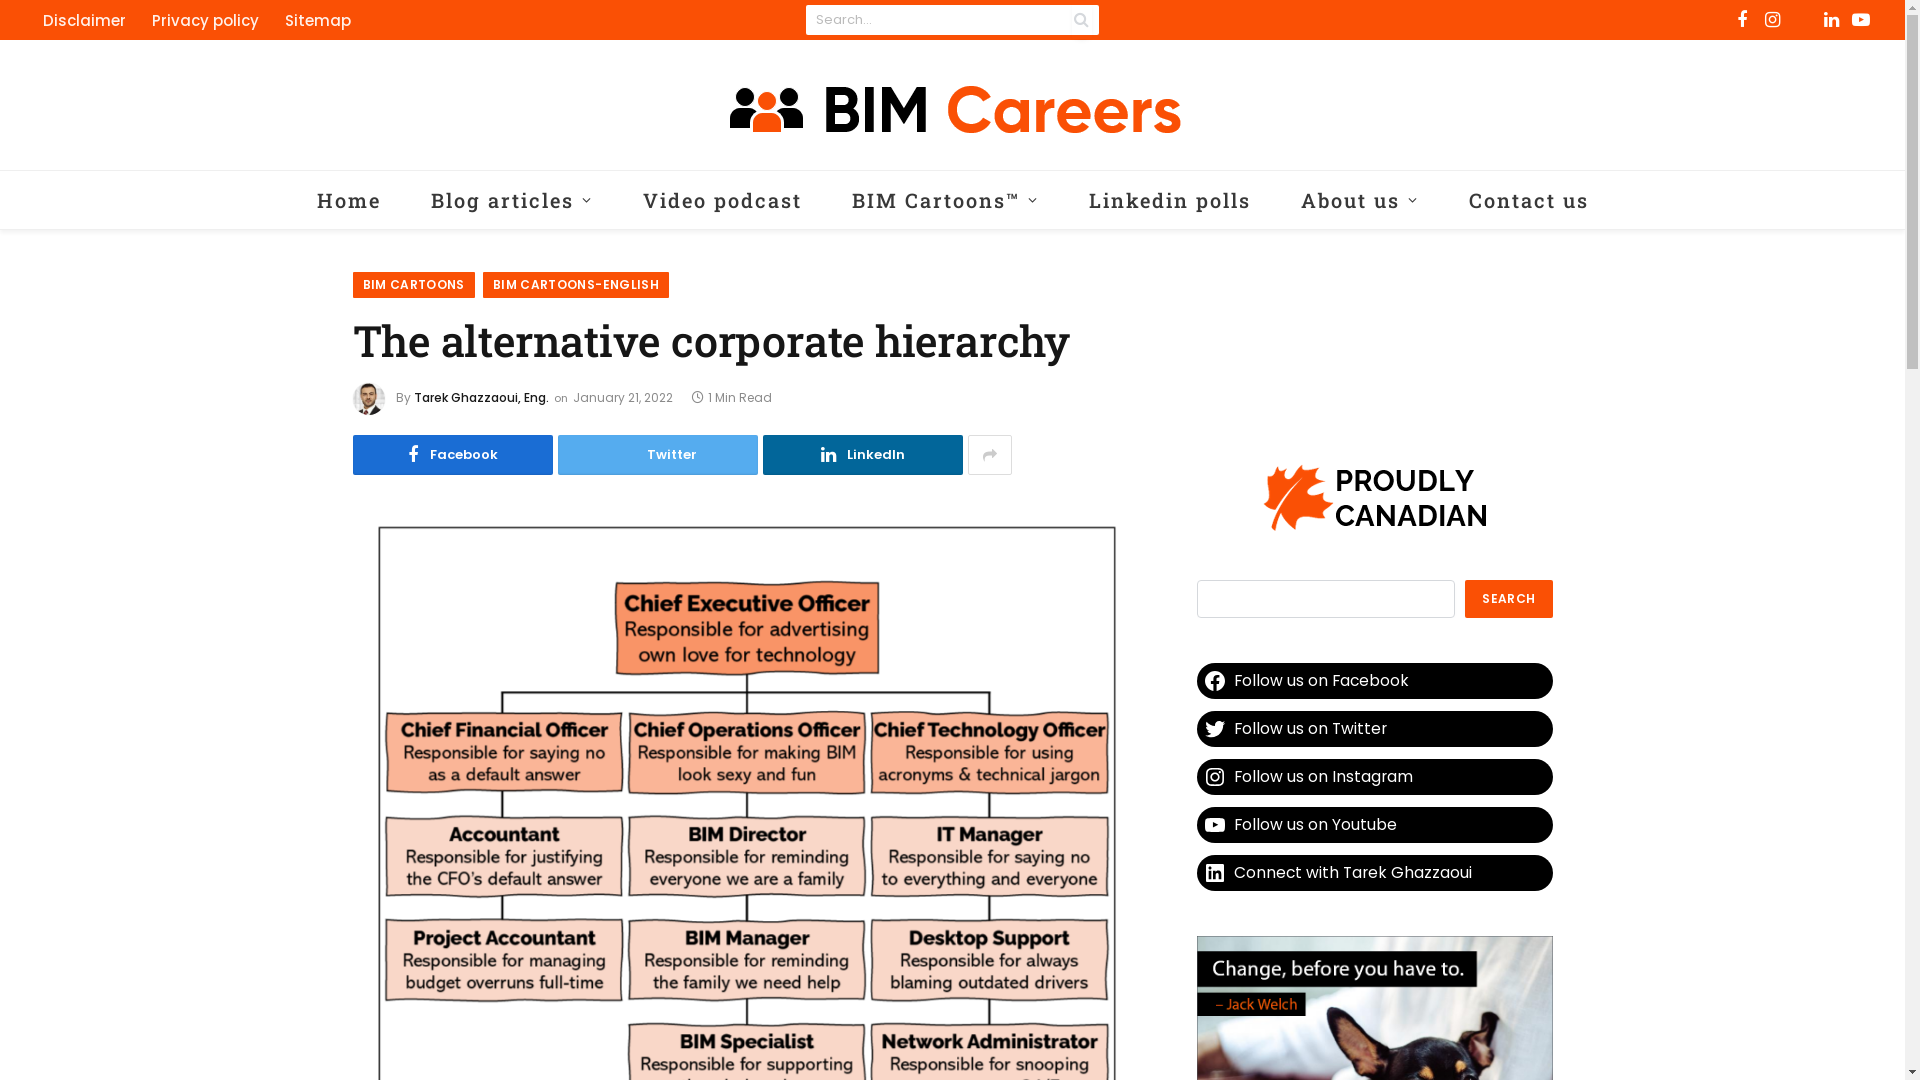 The width and height of the screenshot is (1920, 1080). What do you see at coordinates (512, 200) in the screenshot?
I see `'Blog articles'` at bounding box center [512, 200].